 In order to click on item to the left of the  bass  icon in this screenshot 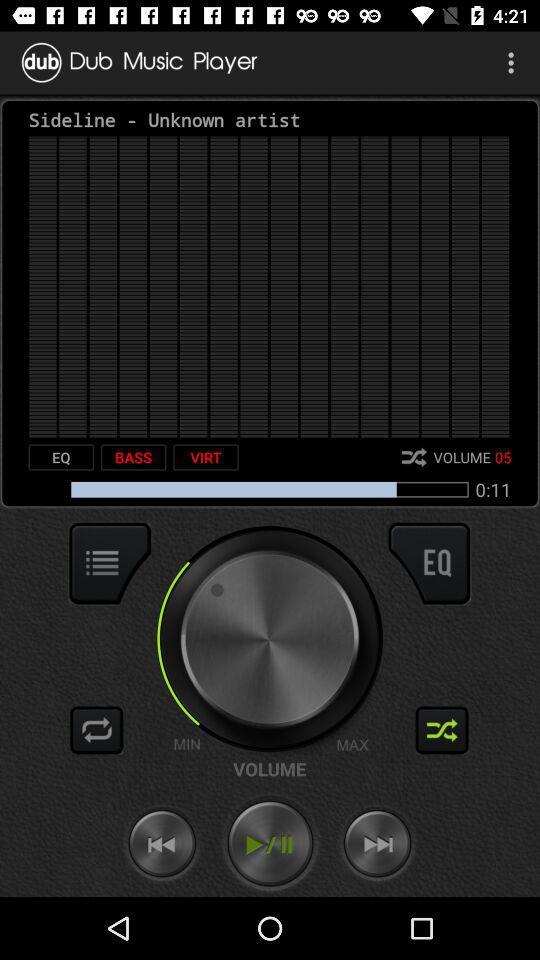, I will do `click(61, 457)`.